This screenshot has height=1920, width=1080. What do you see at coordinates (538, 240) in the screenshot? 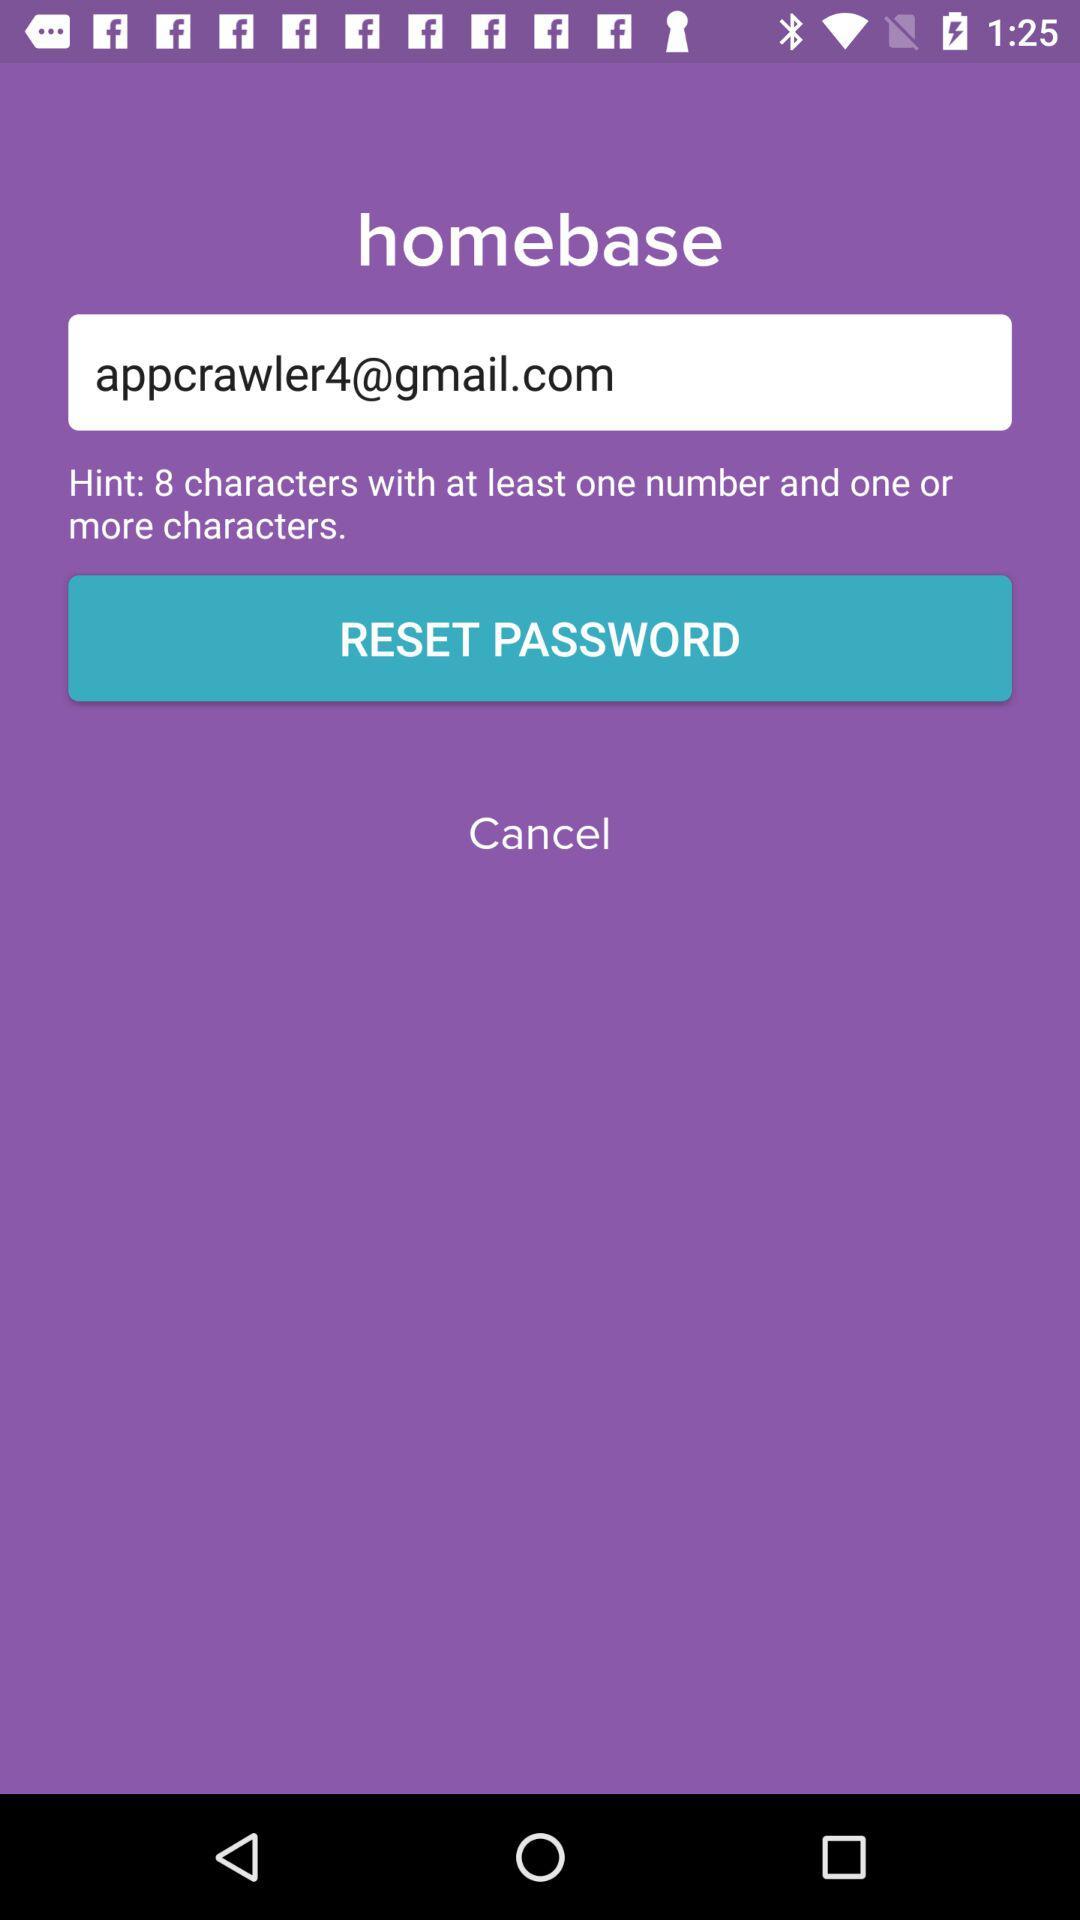
I see `the item above appcrawler4@gmail.com` at bounding box center [538, 240].